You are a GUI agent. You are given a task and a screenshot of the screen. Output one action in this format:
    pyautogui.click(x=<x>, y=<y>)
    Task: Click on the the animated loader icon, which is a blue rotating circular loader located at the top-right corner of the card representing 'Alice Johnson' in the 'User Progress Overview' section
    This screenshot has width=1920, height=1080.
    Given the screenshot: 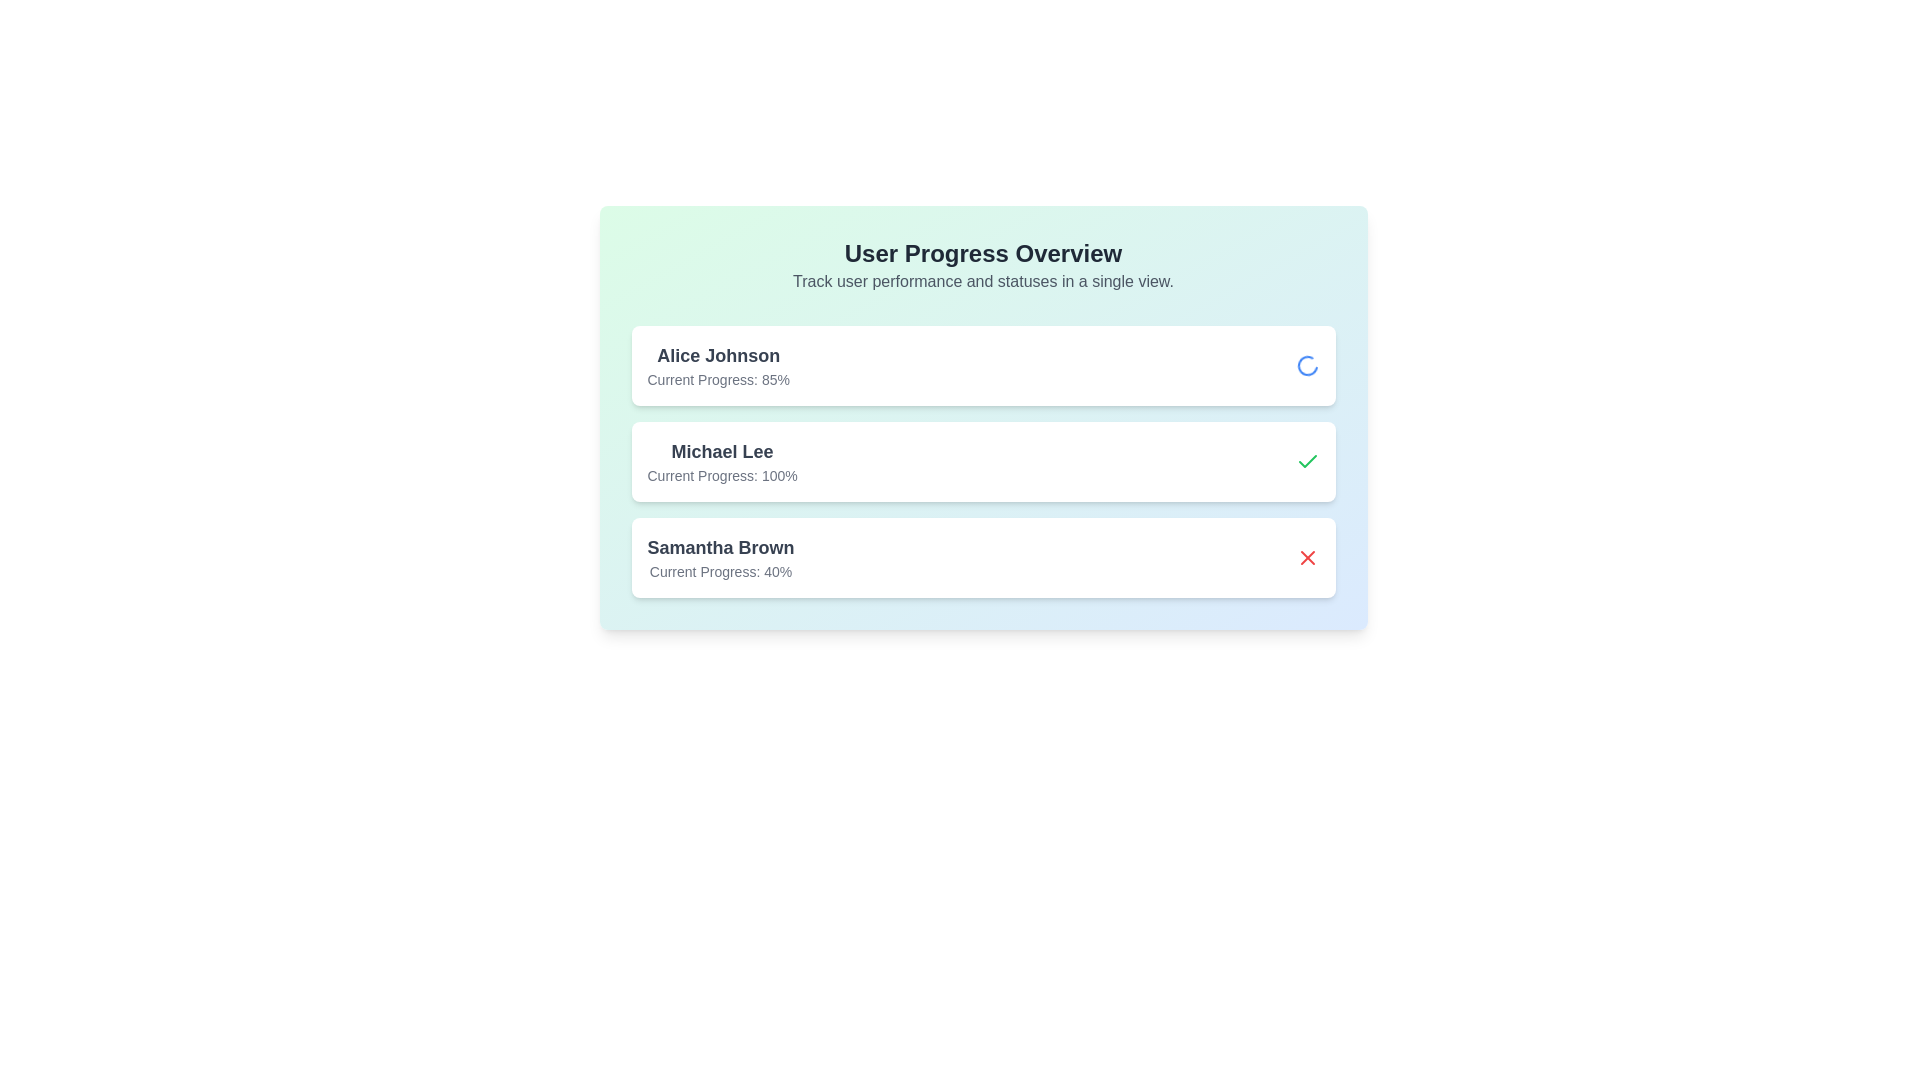 What is the action you would take?
    pyautogui.click(x=1307, y=366)
    